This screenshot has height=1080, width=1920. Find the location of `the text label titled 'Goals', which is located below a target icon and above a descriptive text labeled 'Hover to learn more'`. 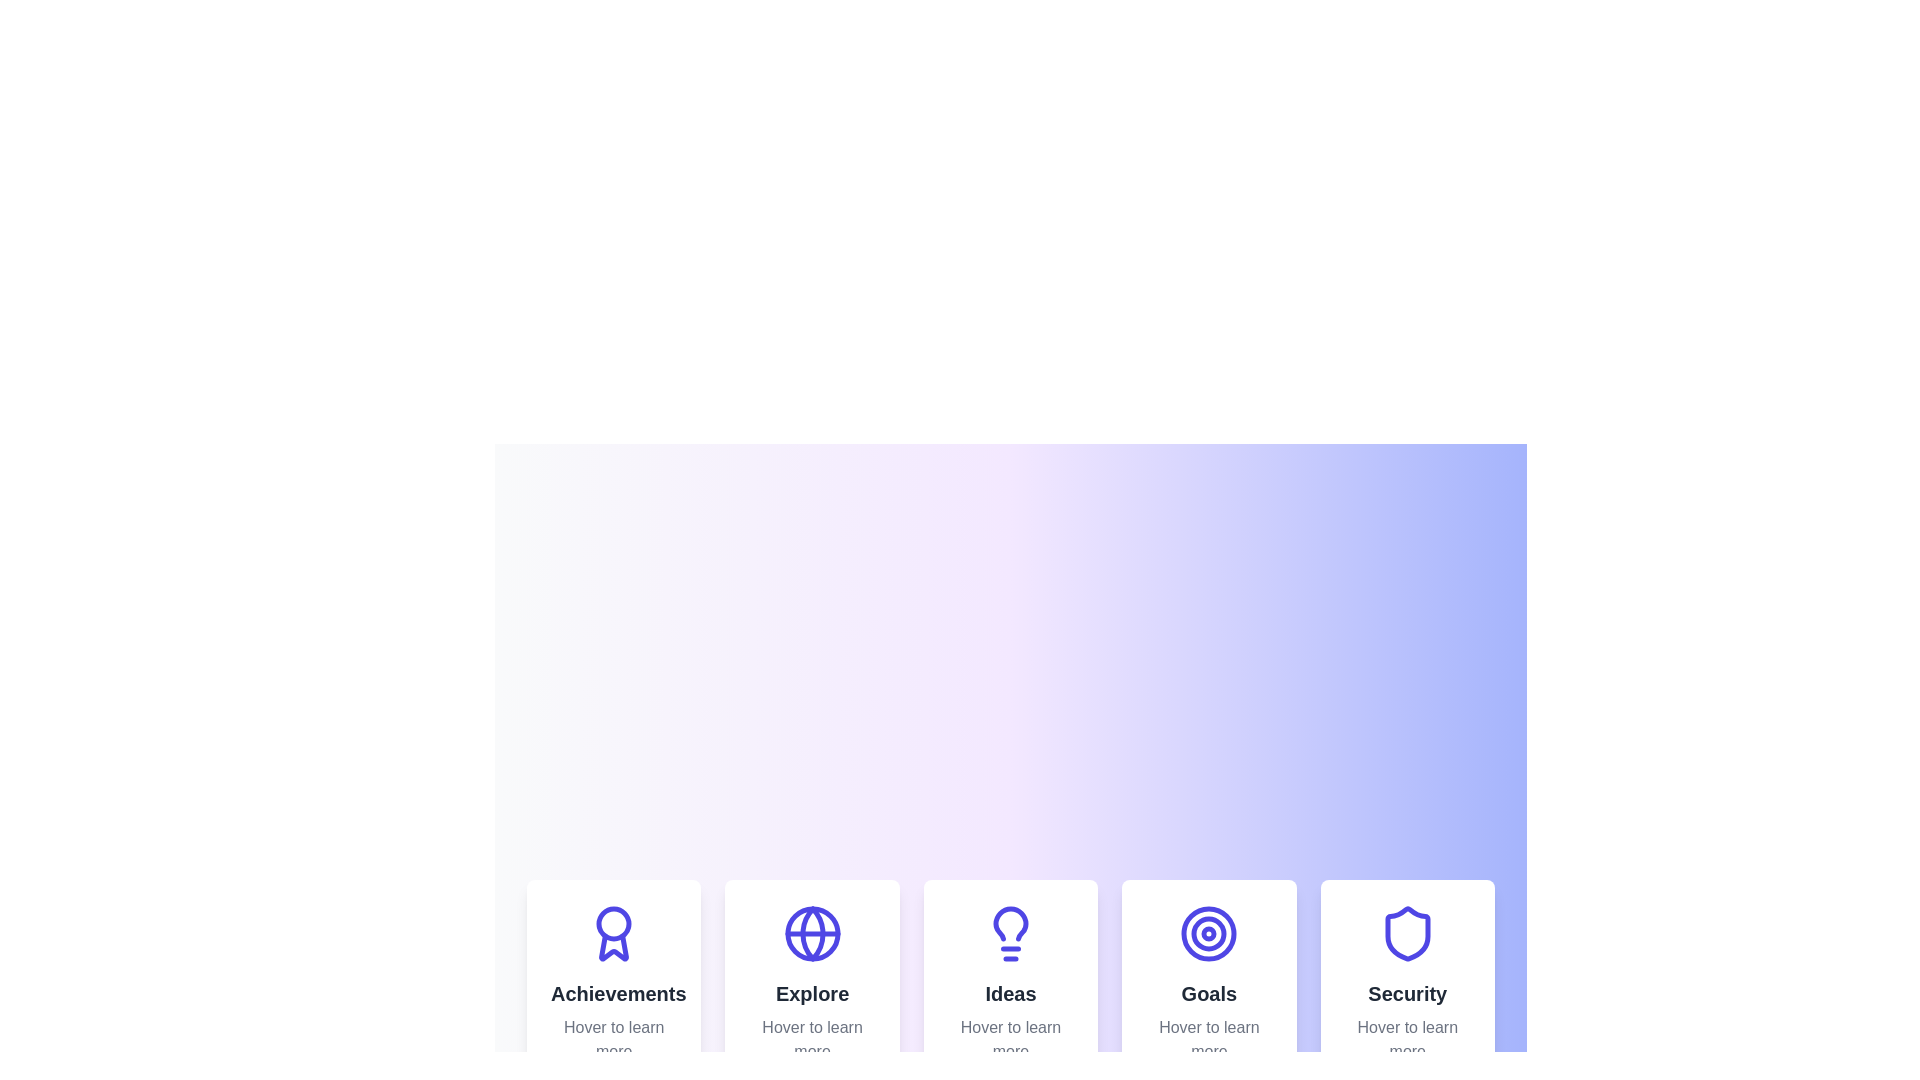

the text label titled 'Goals', which is located below a target icon and above a descriptive text labeled 'Hover to learn more' is located at coordinates (1208, 994).